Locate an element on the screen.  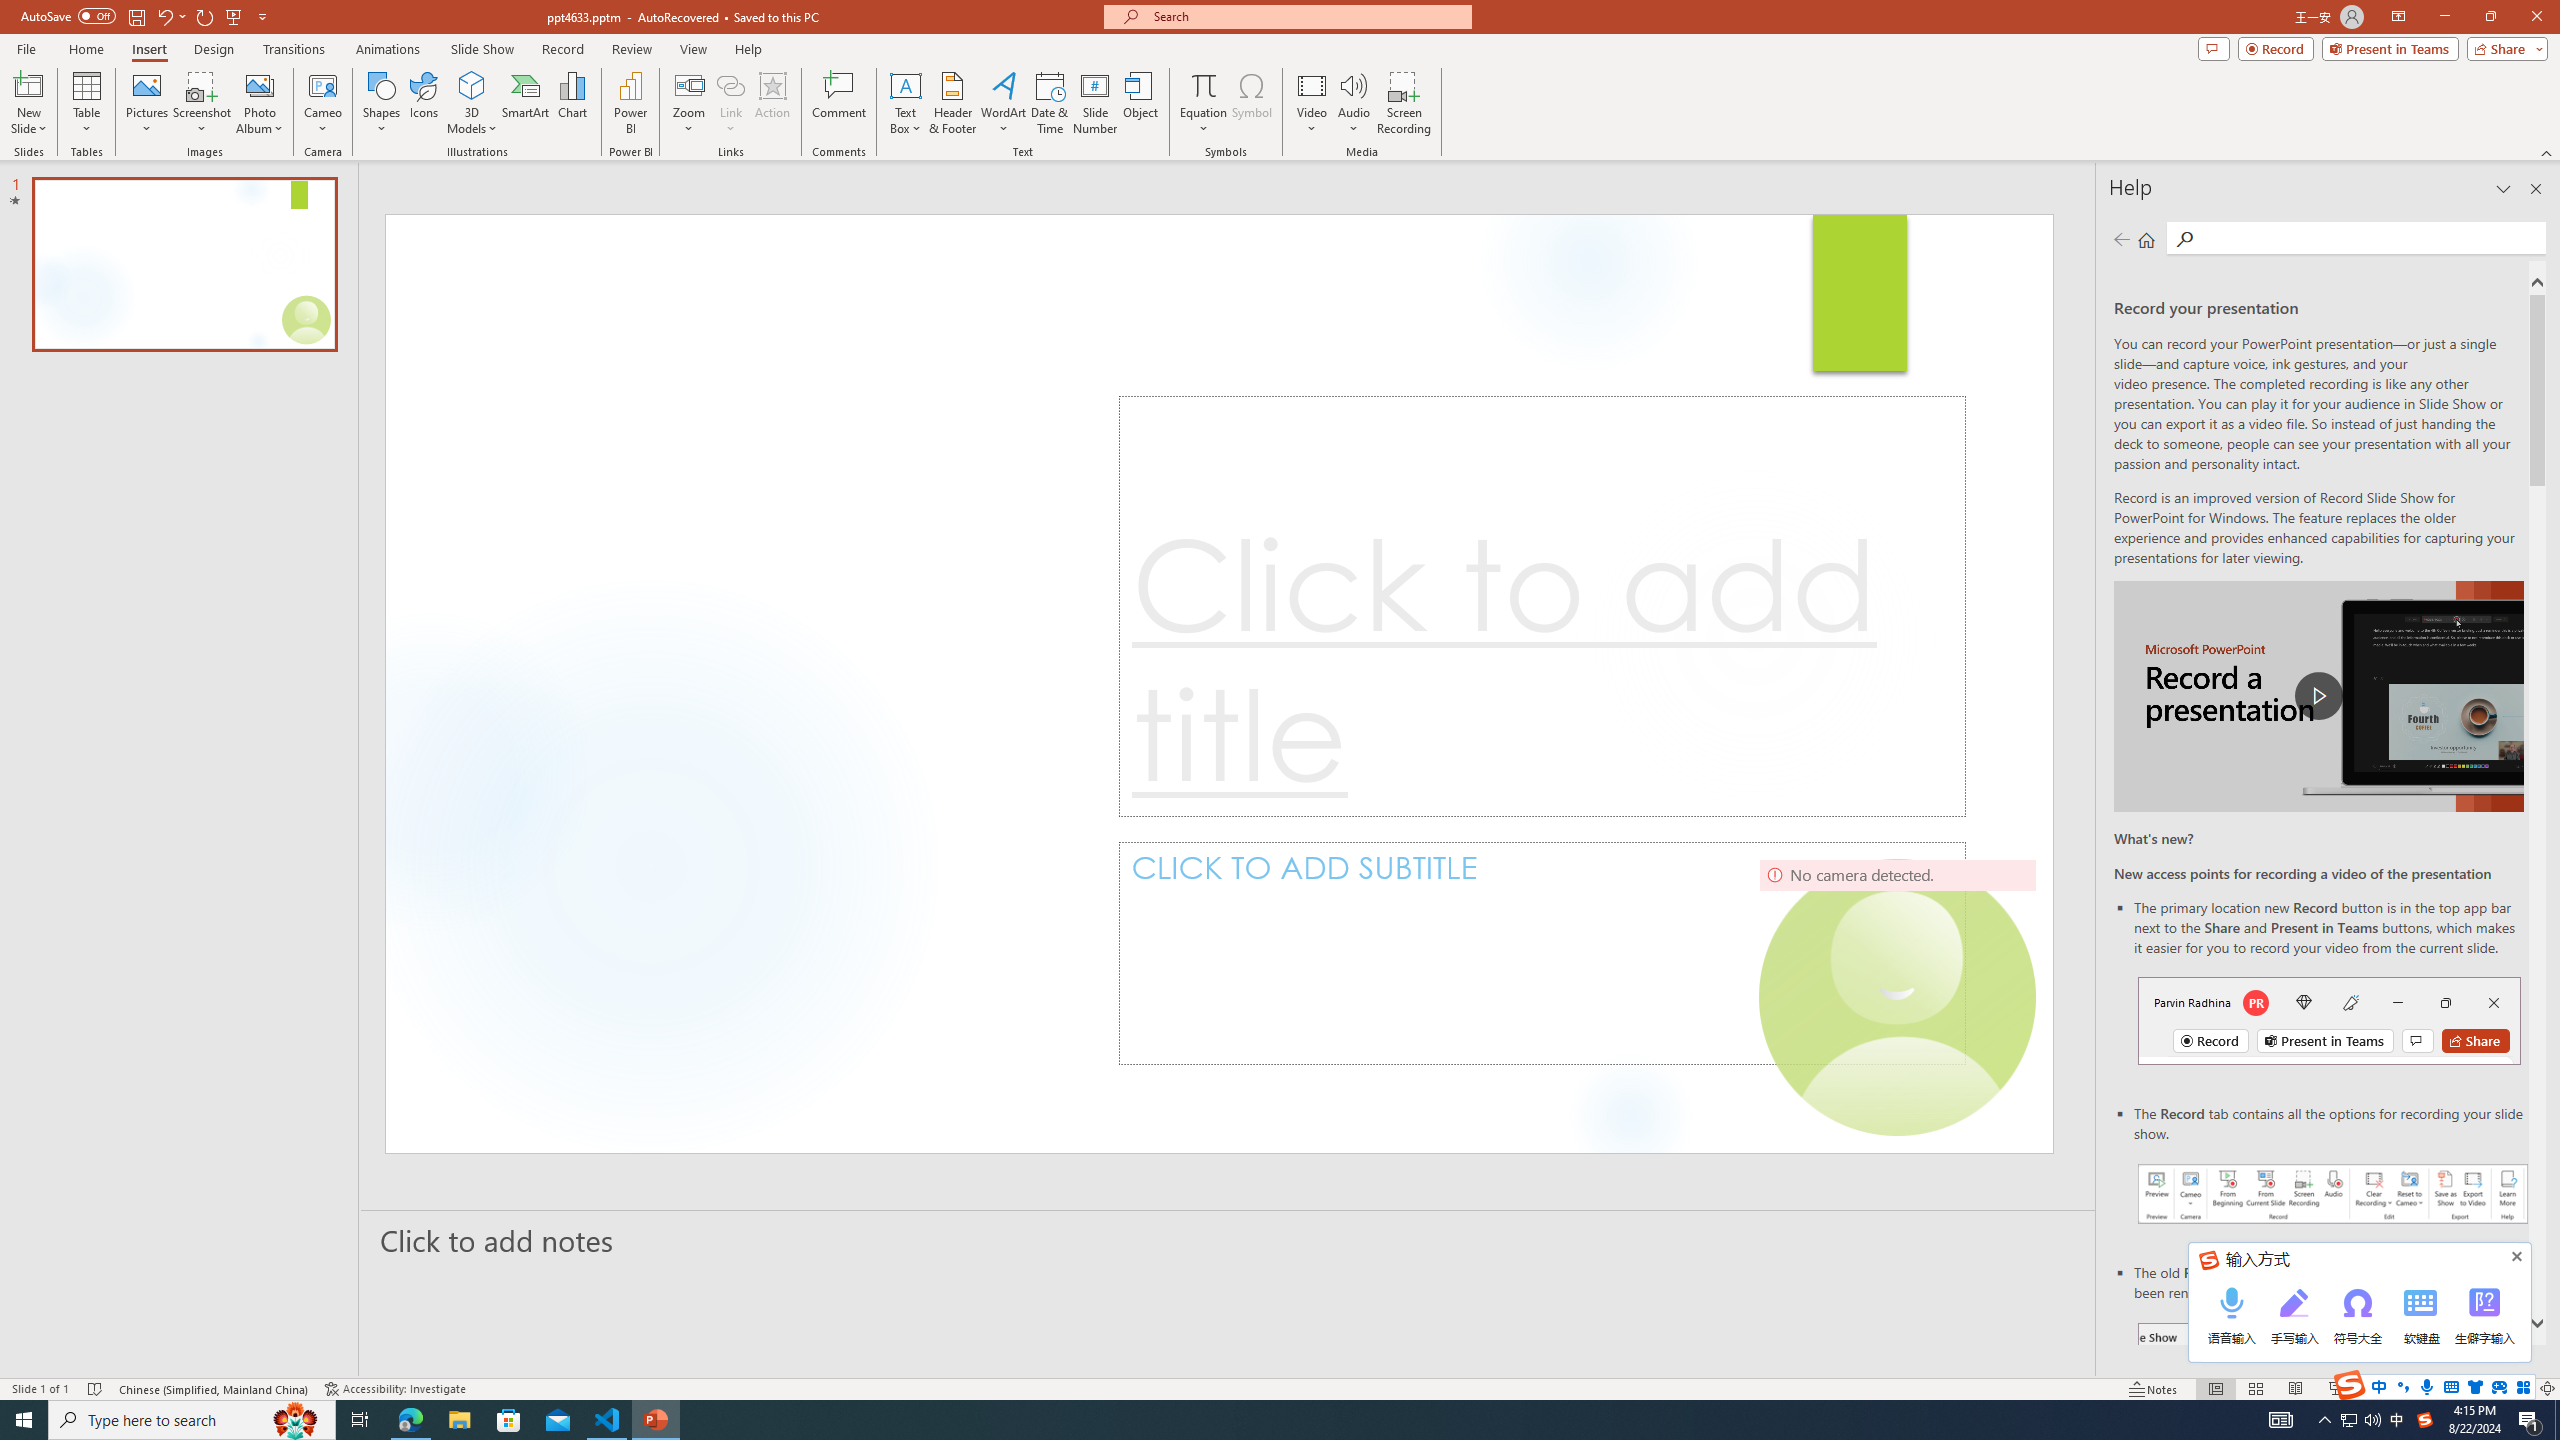
'Action' is located at coordinates (773, 103).